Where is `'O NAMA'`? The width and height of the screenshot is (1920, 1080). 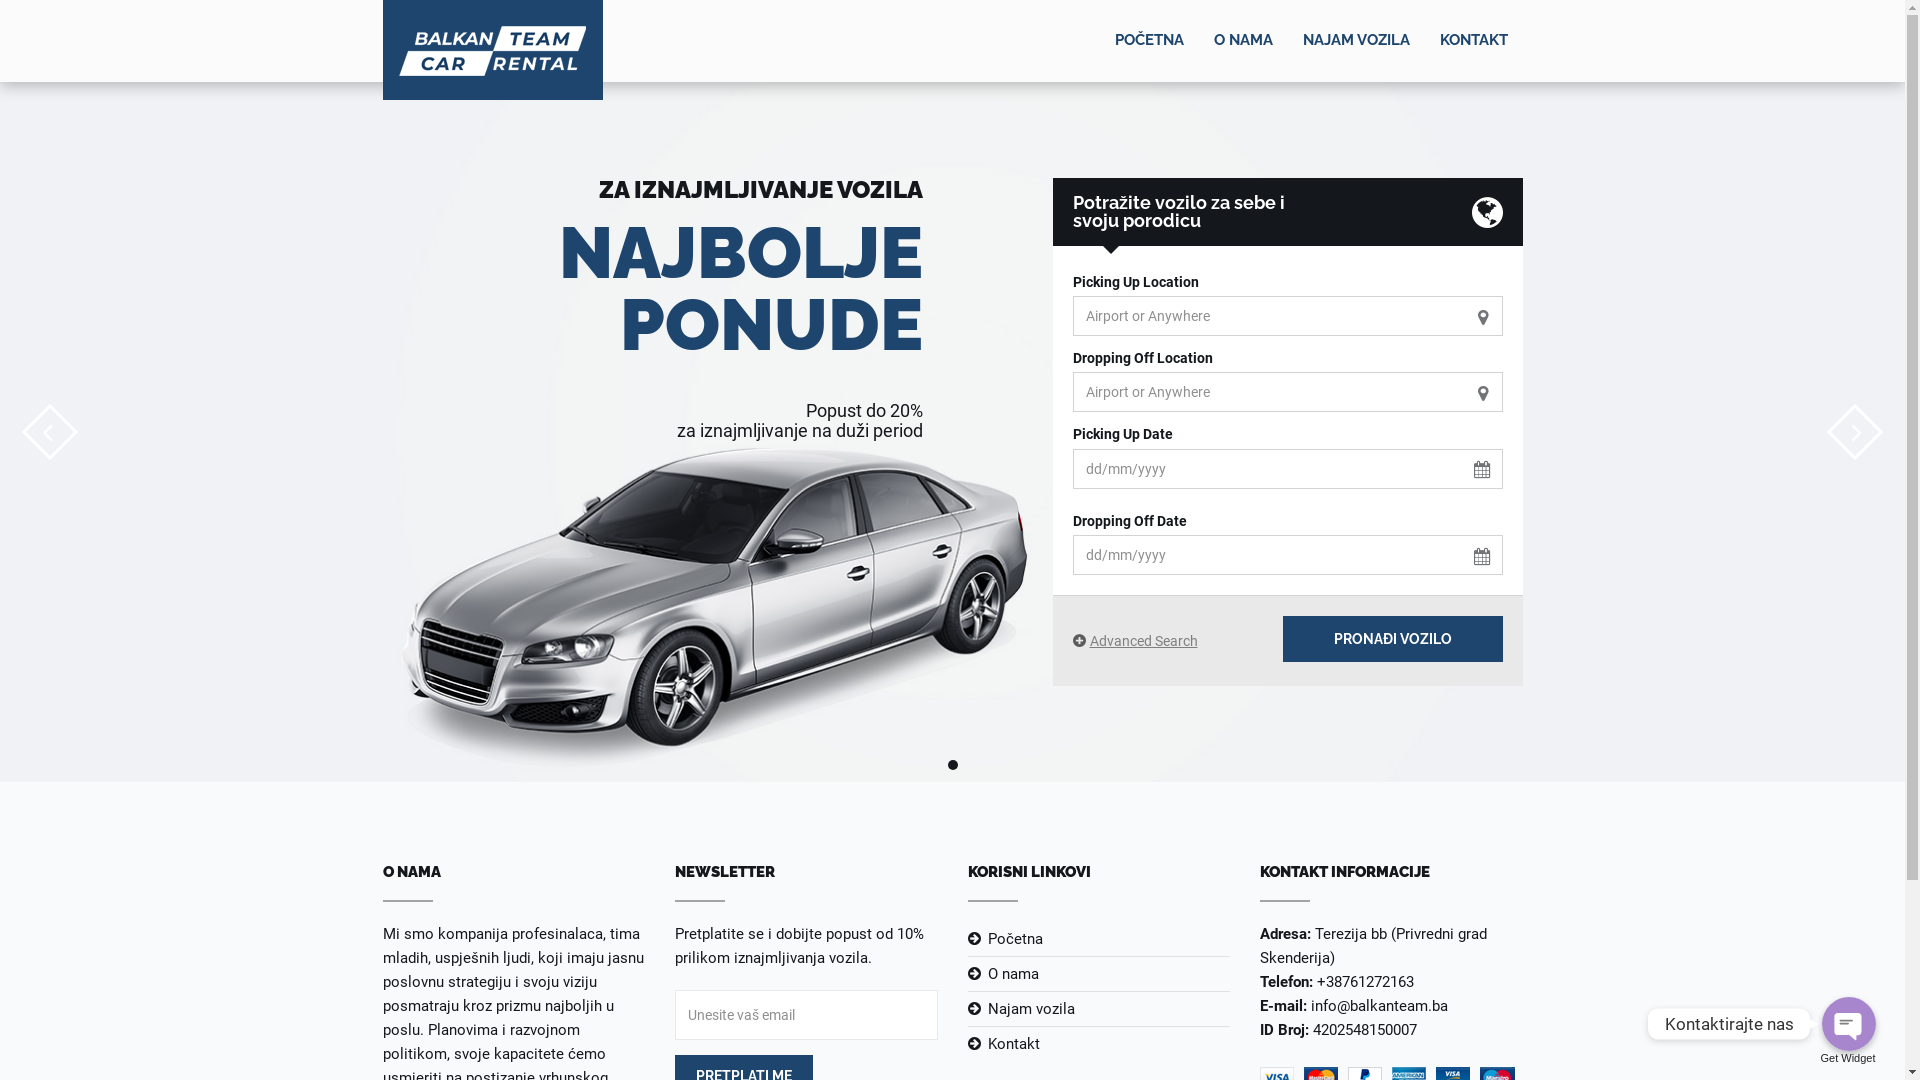 'O NAMA' is located at coordinates (1241, 41).